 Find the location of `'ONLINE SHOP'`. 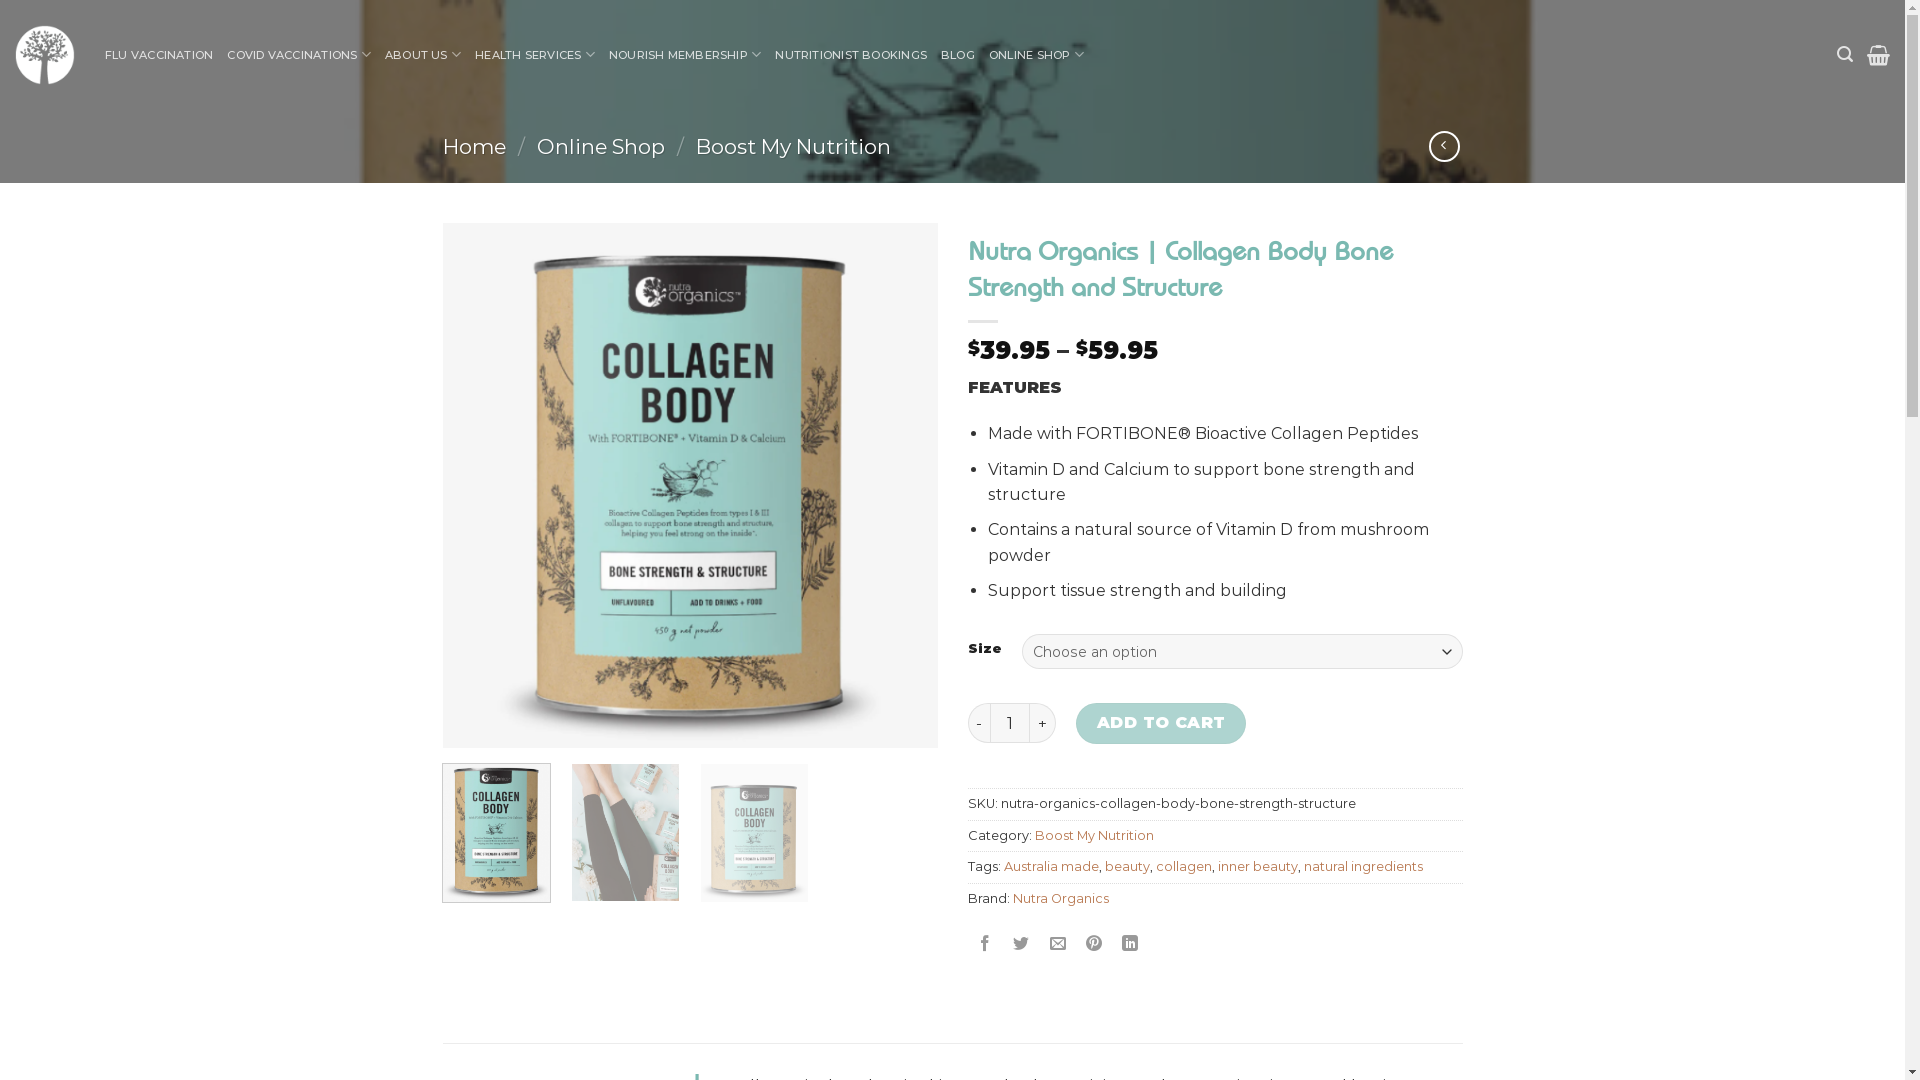

'ONLINE SHOP' is located at coordinates (1036, 53).